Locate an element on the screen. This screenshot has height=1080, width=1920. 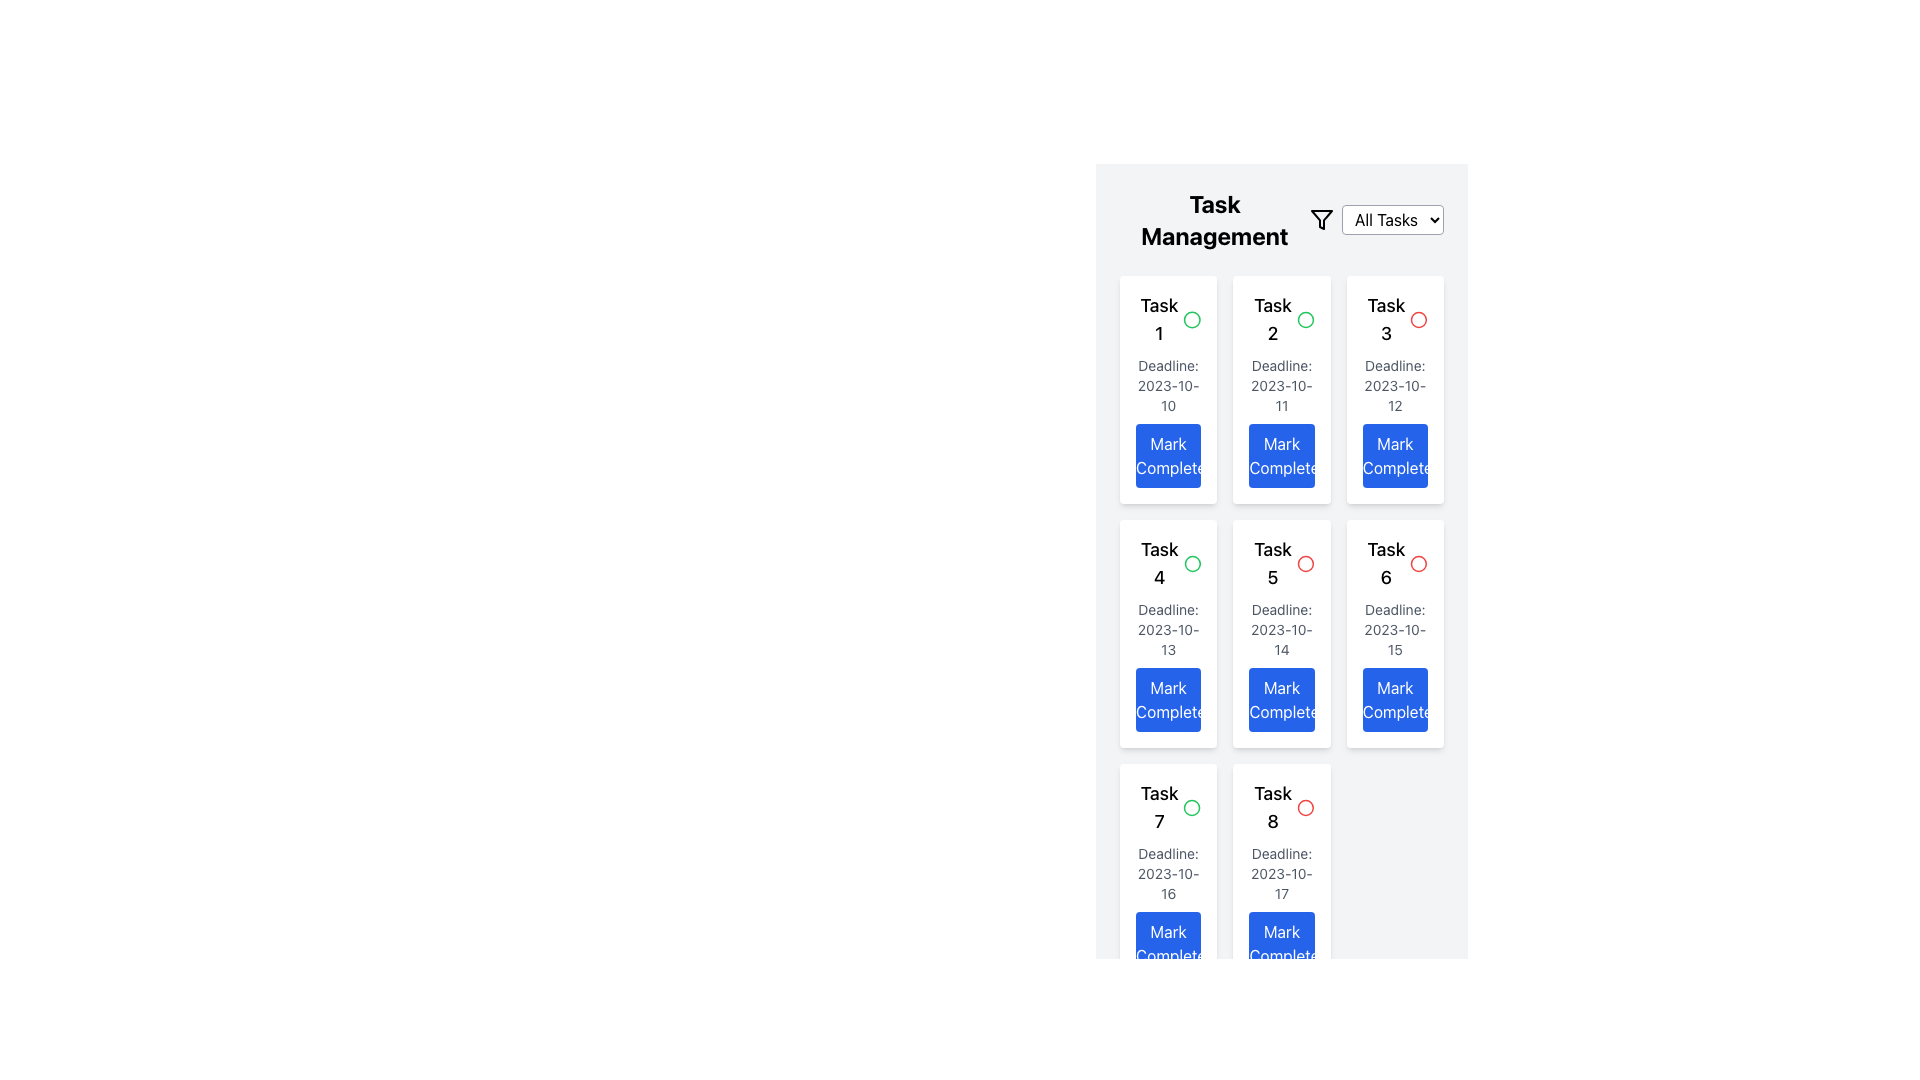
the 'Mark Completed' button on the third task card in the task management interface to mark the task as completed is located at coordinates (1394, 389).